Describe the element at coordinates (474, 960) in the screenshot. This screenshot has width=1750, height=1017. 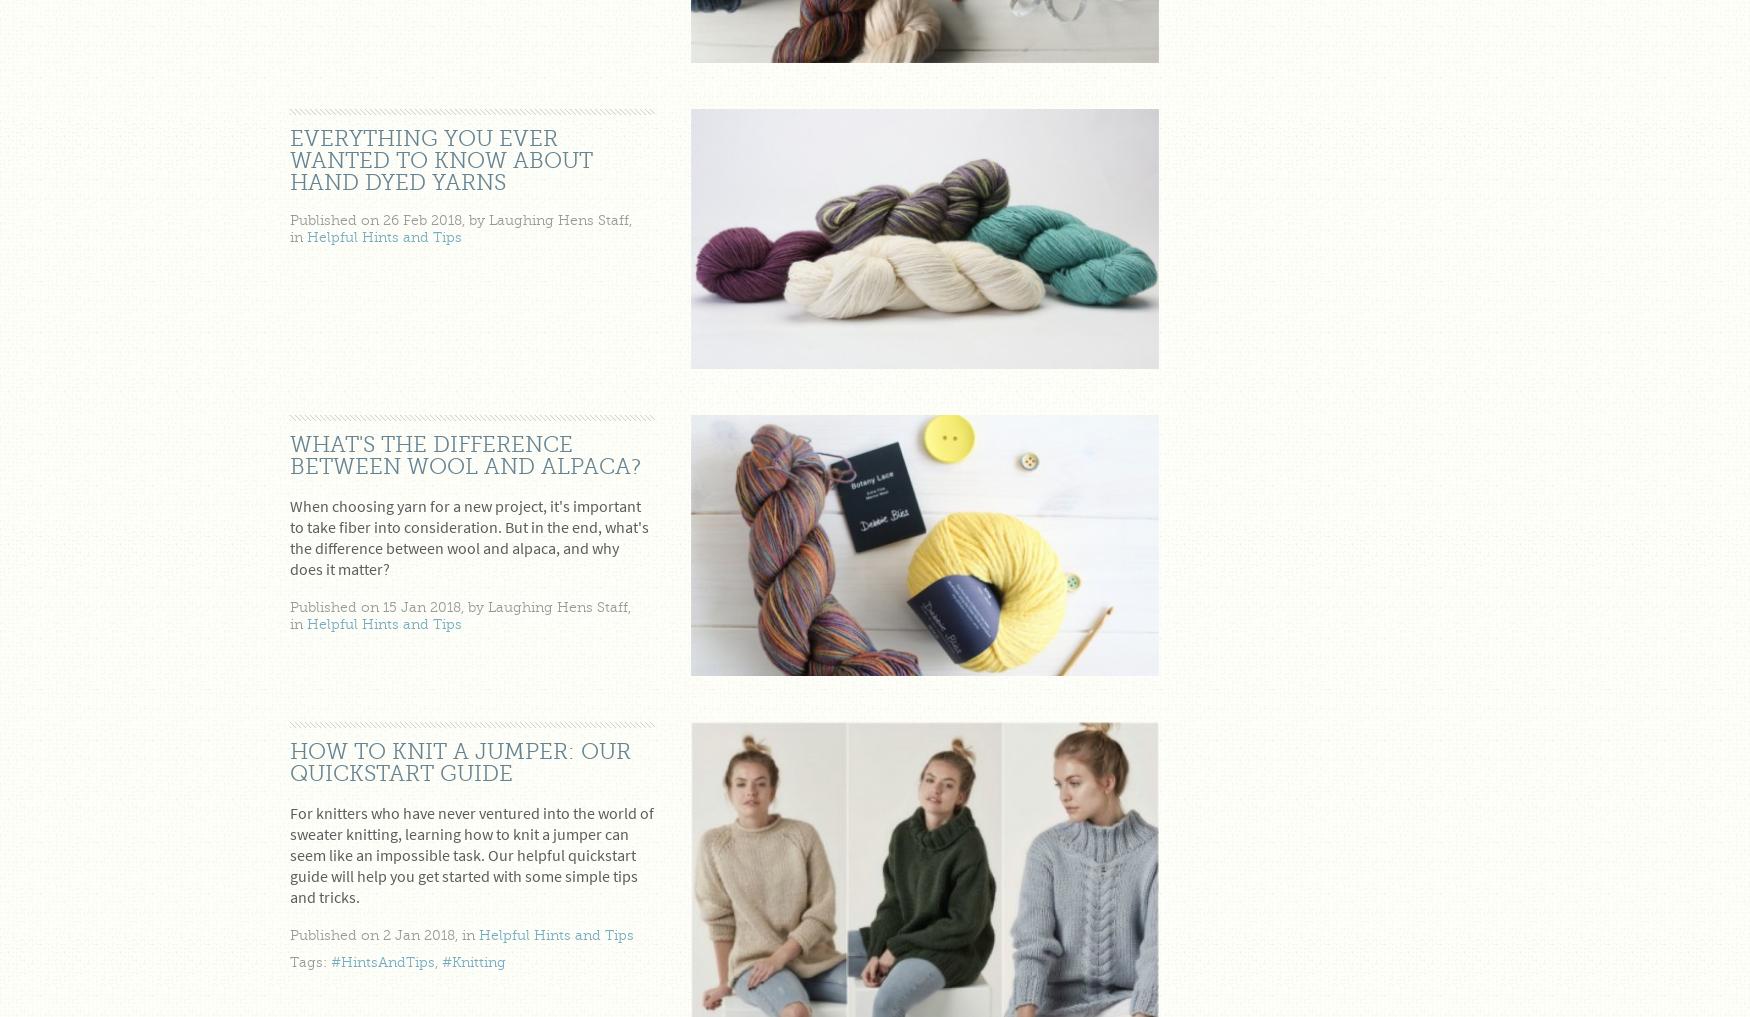
I see `'#Knitting'` at that location.